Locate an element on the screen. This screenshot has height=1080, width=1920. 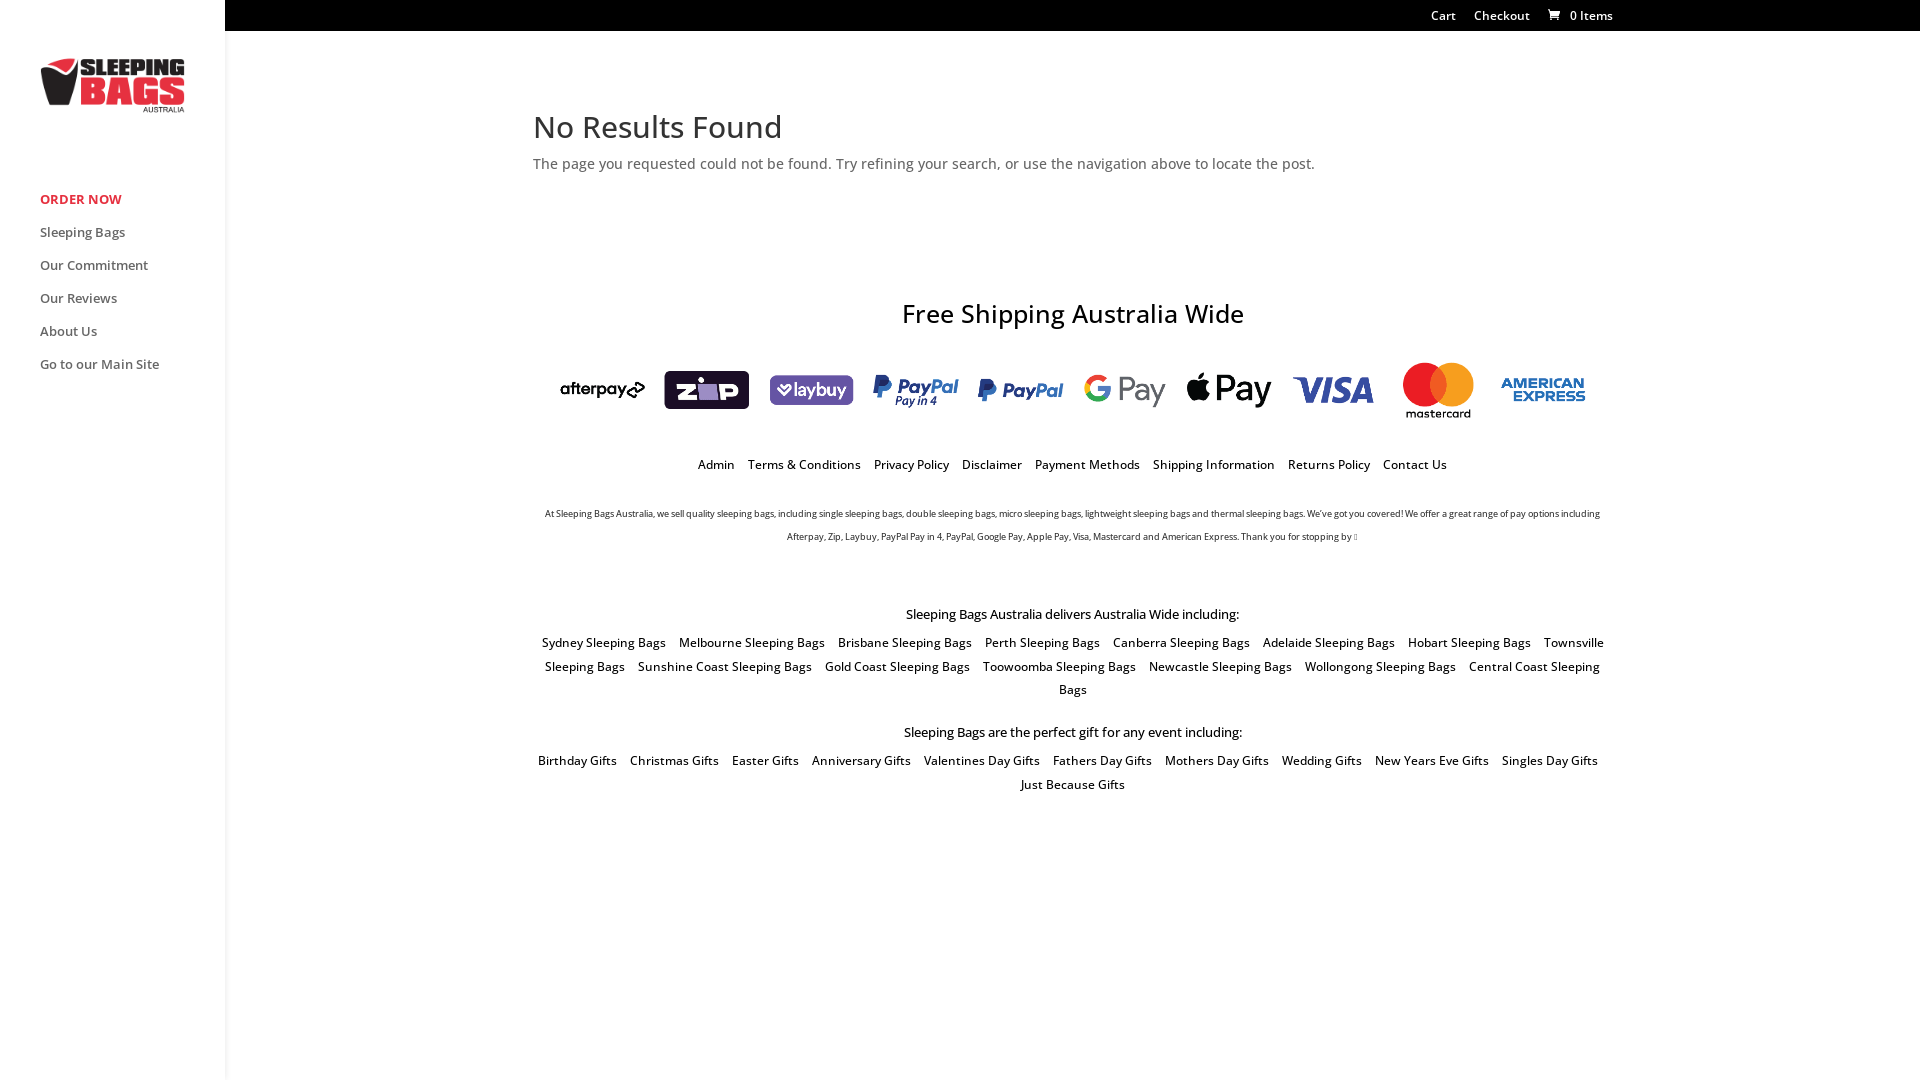
'Singles Day Gifts' is located at coordinates (1549, 760).